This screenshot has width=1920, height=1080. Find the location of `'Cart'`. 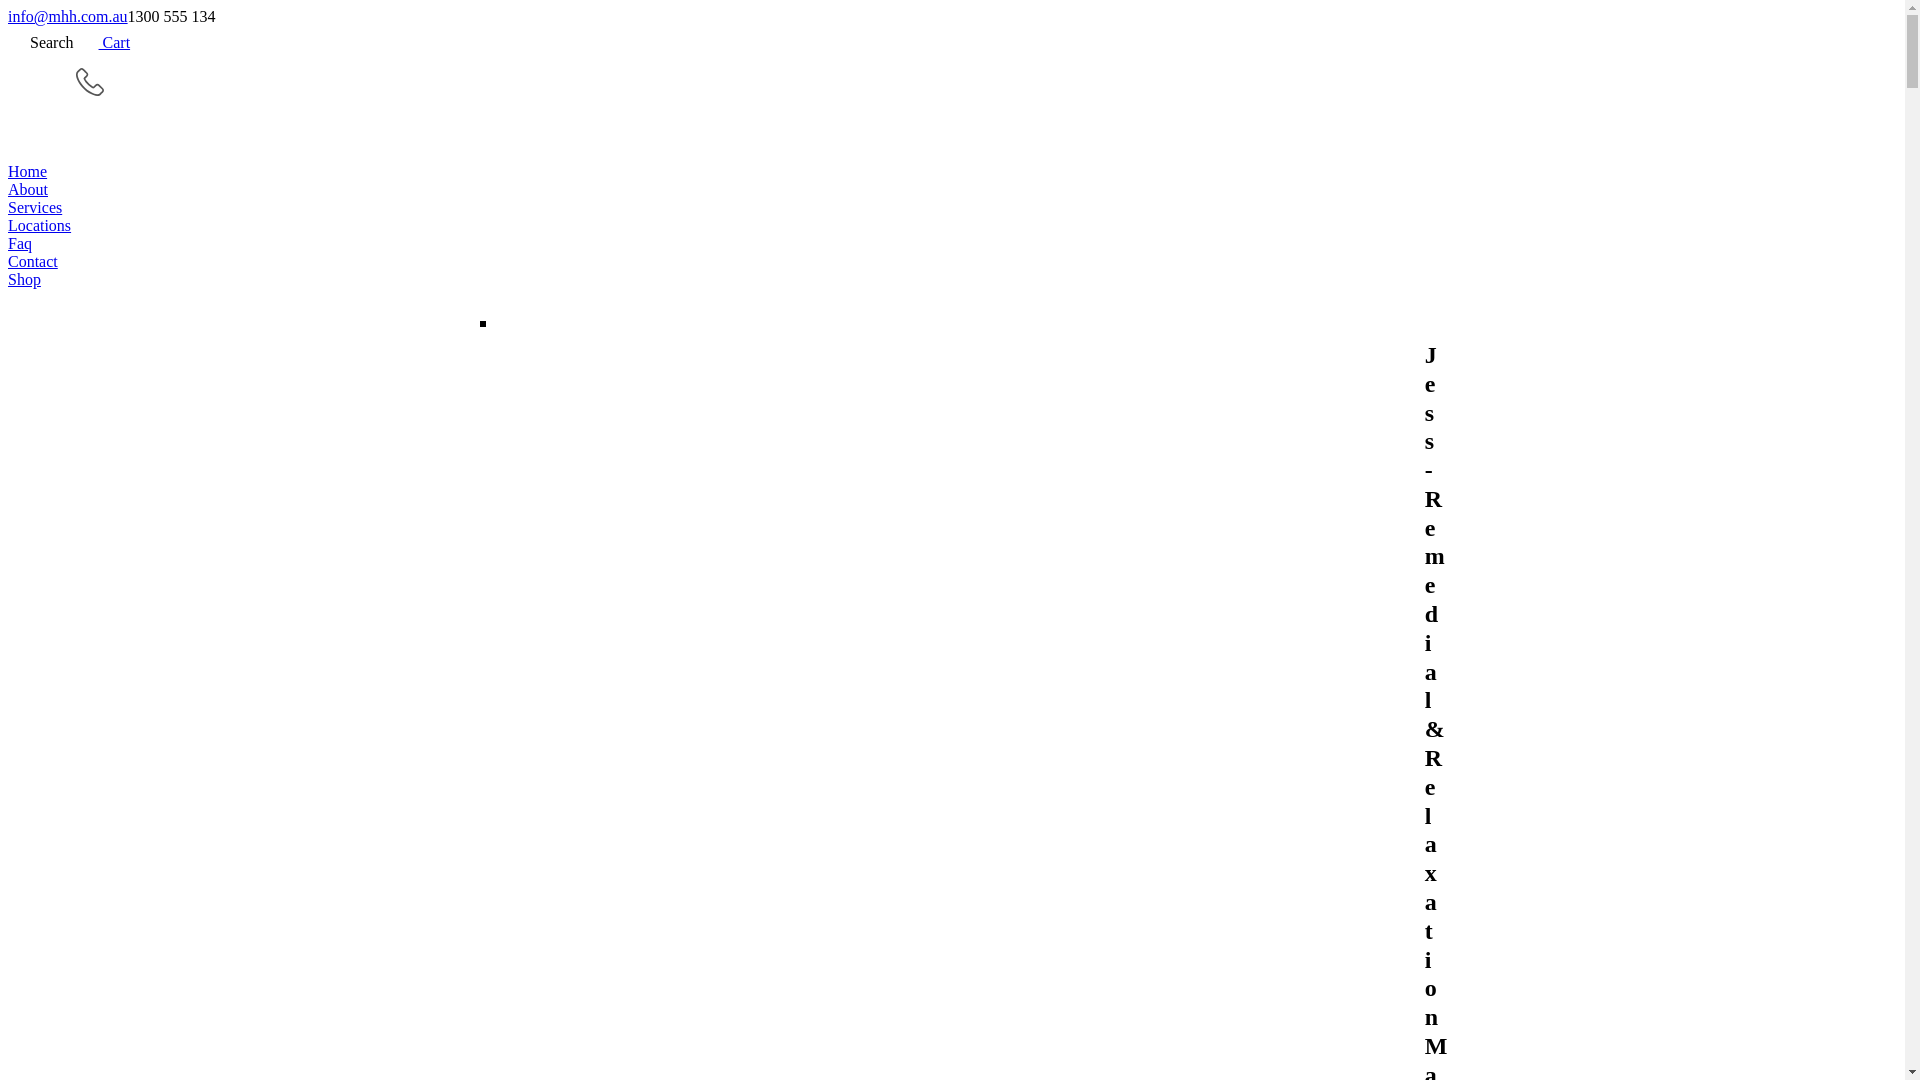

'Cart' is located at coordinates (101, 42).